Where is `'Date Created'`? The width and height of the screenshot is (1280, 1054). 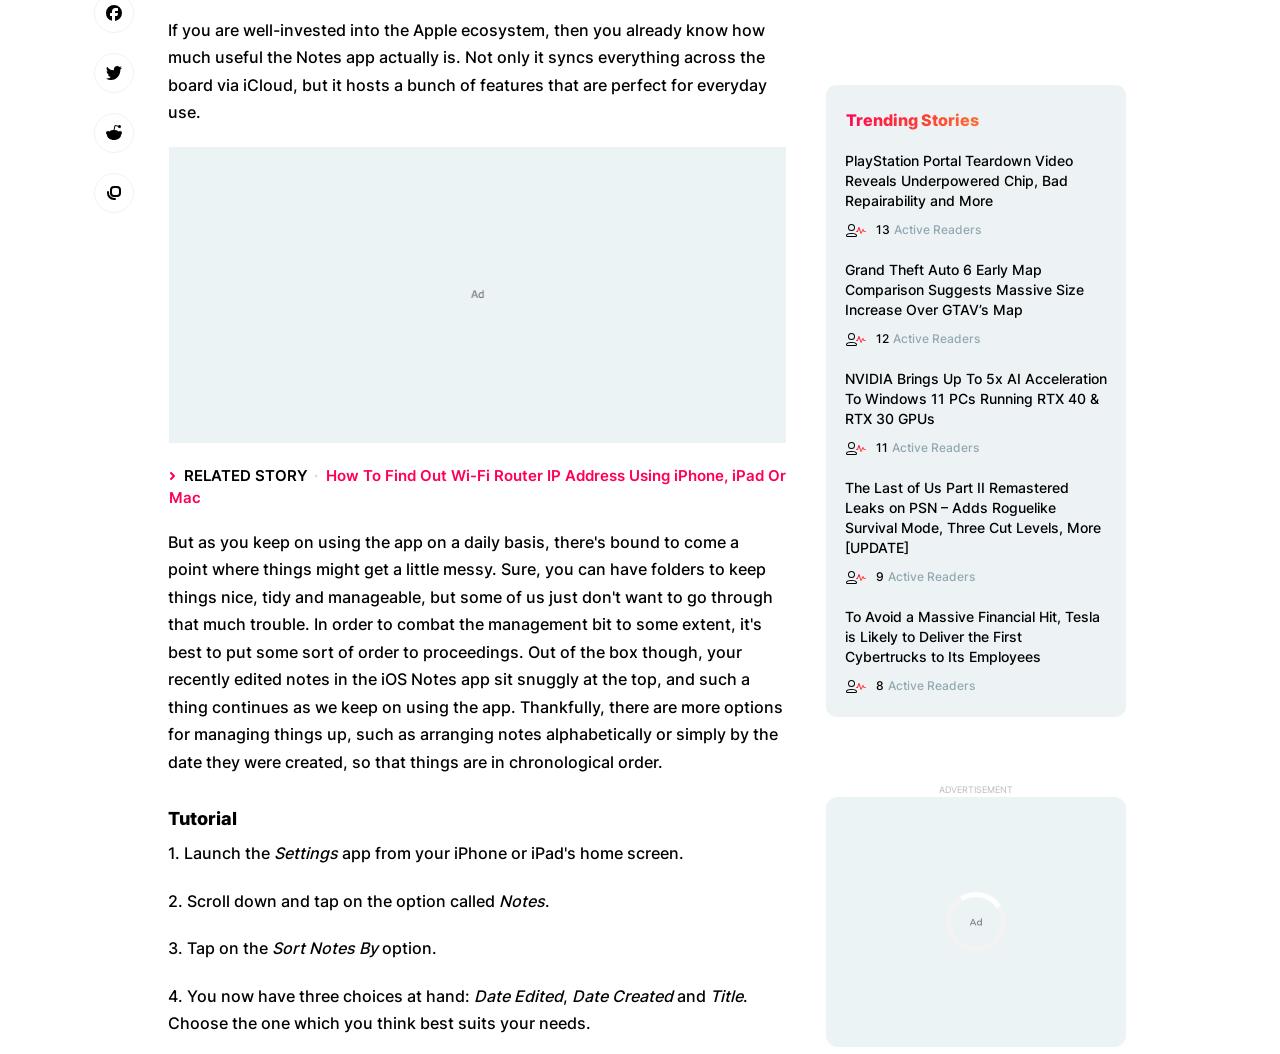 'Date Created' is located at coordinates (571, 994).